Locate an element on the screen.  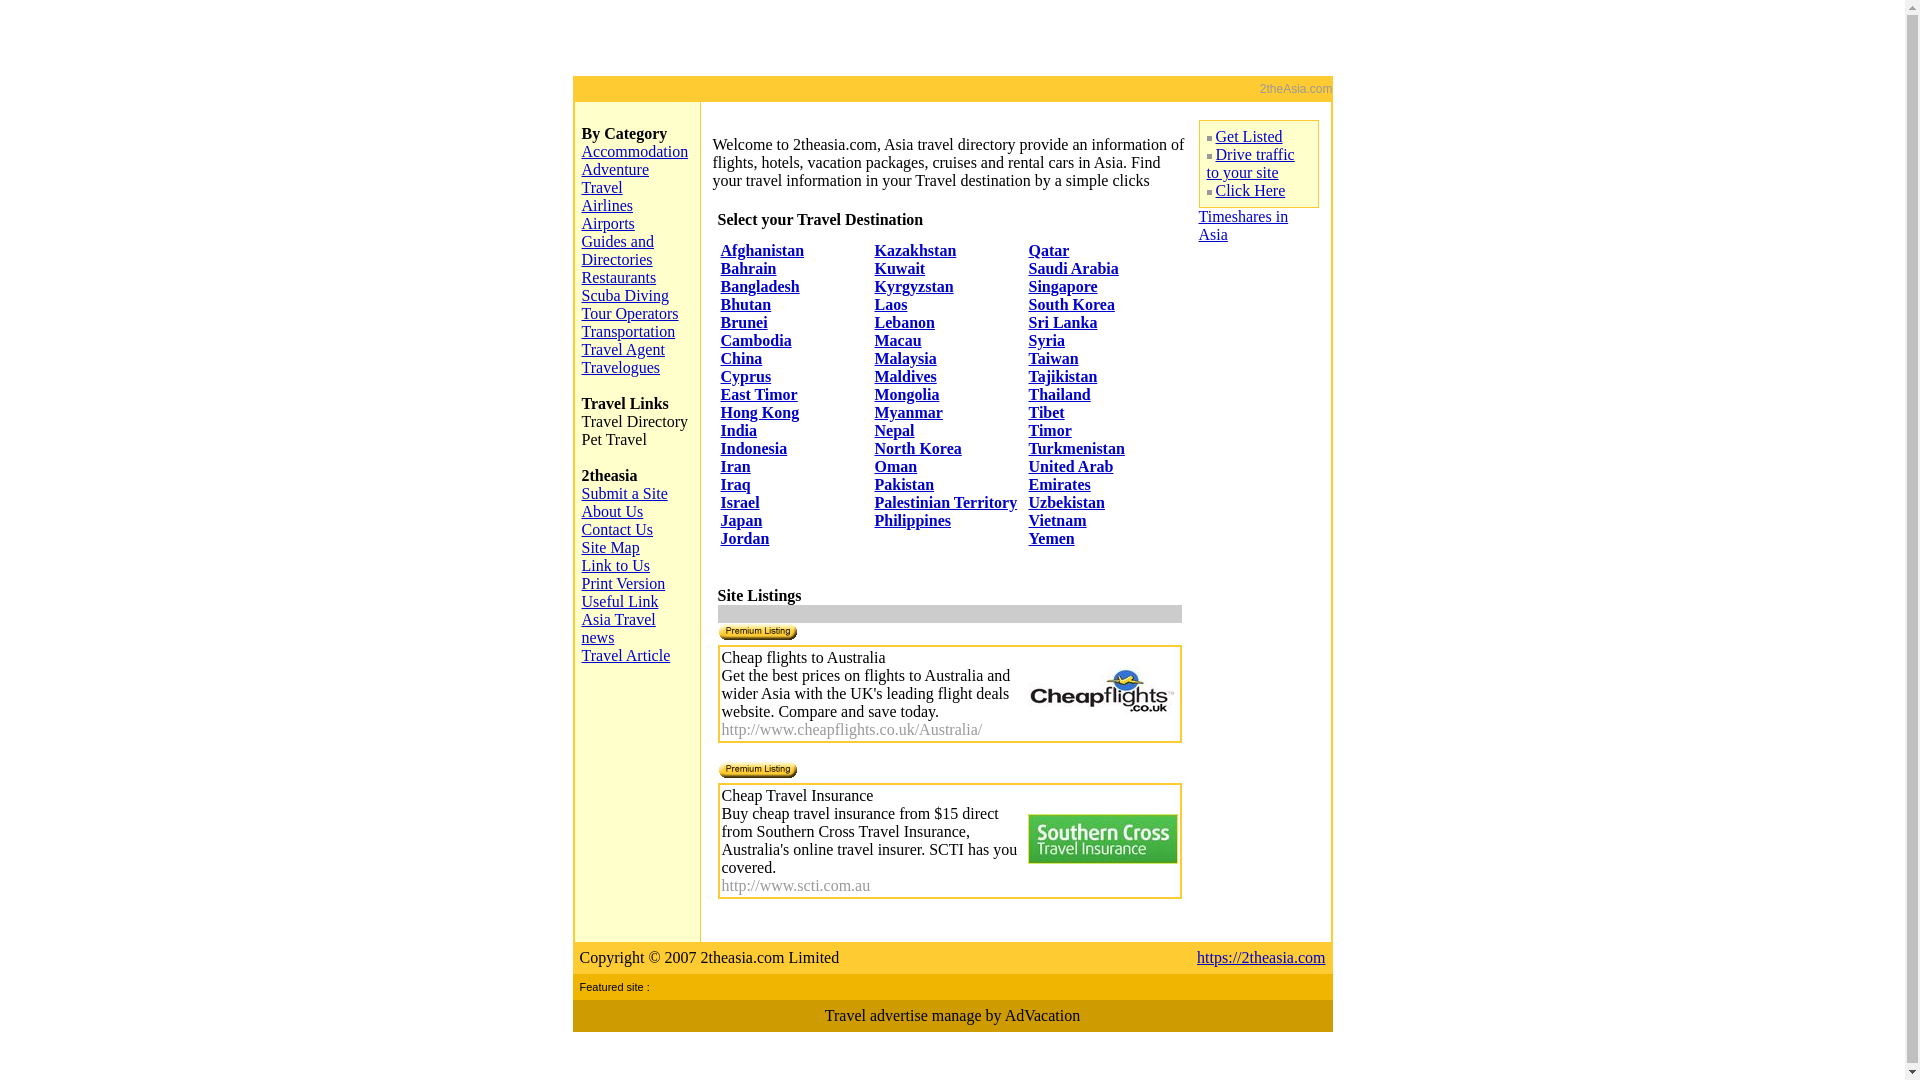
'Kyrgyzstan' is located at coordinates (912, 286).